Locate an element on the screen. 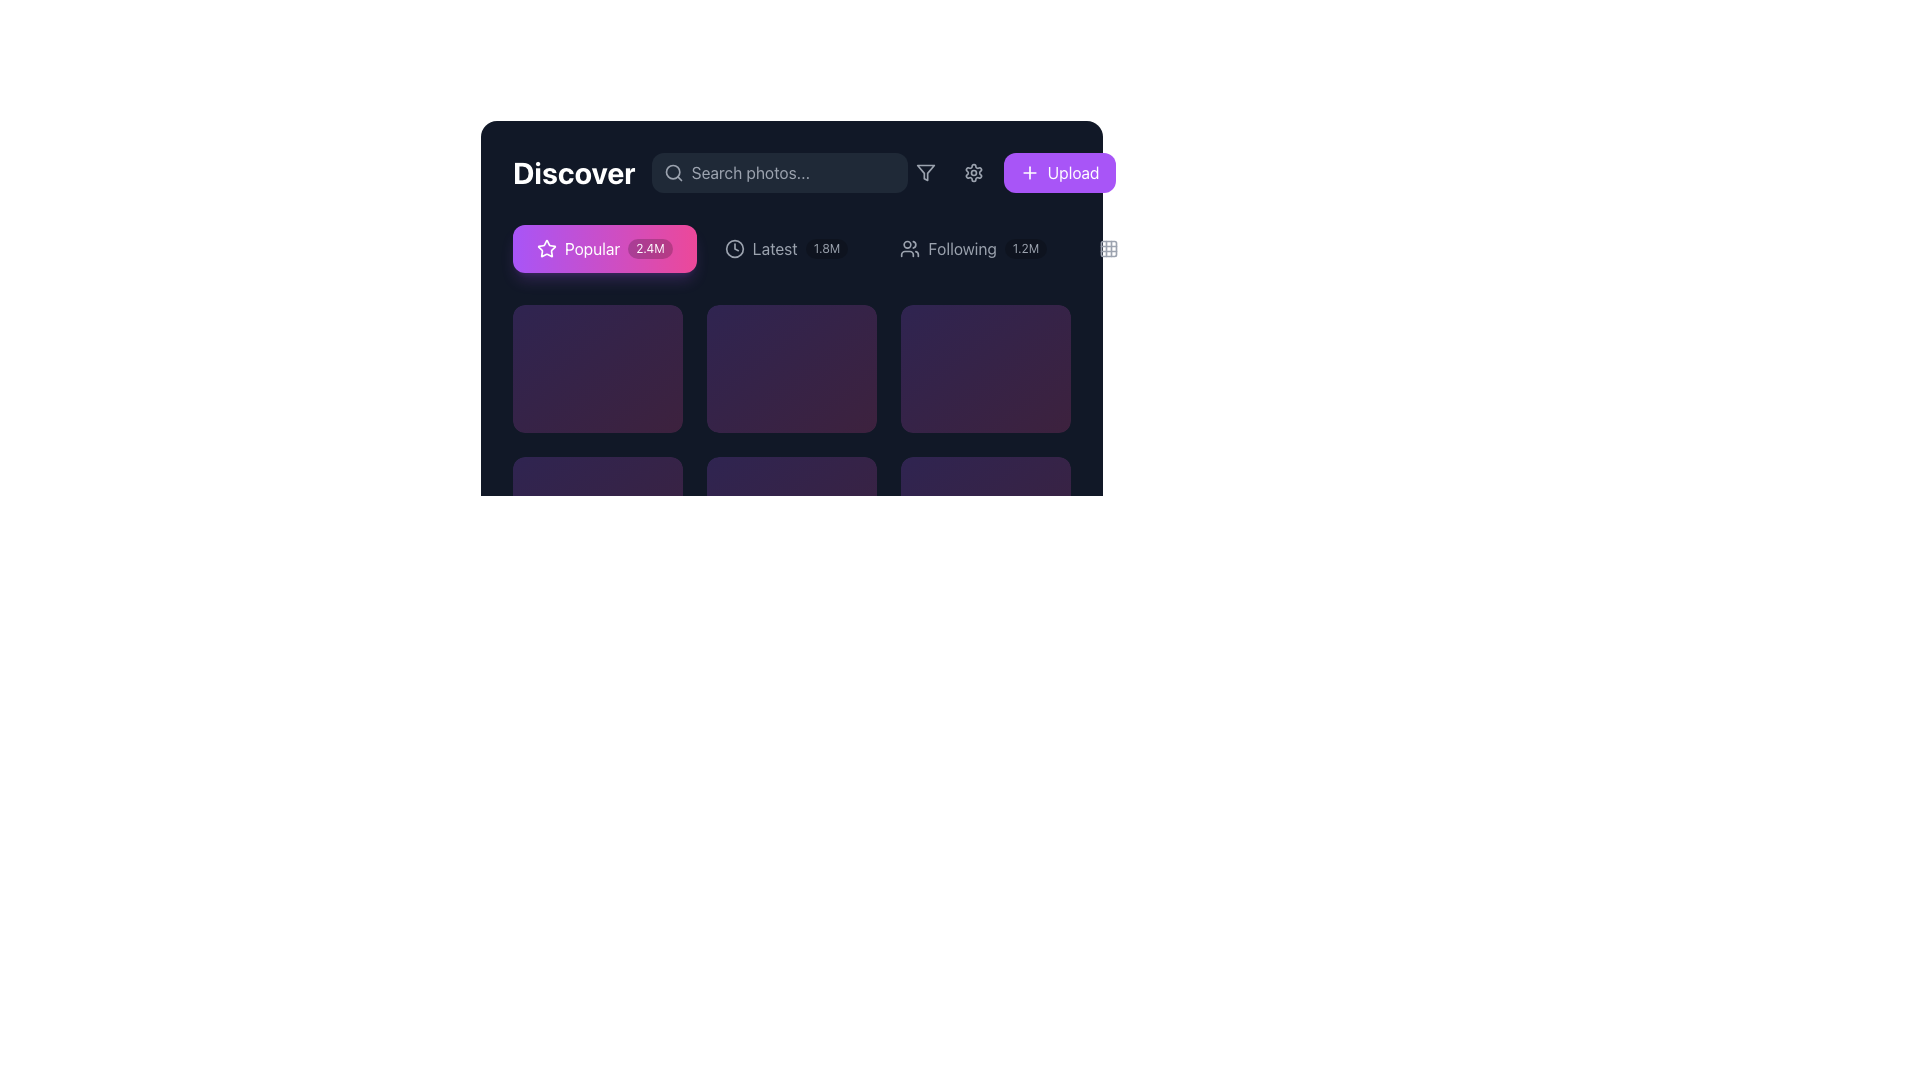 Image resolution: width=1920 pixels, height=1080 pixels. the 'Following' static text label, which is styled in gray on a dark background and is positioned between an icon and a numeric label ('1.2M') is located at coordinates (962, 248).